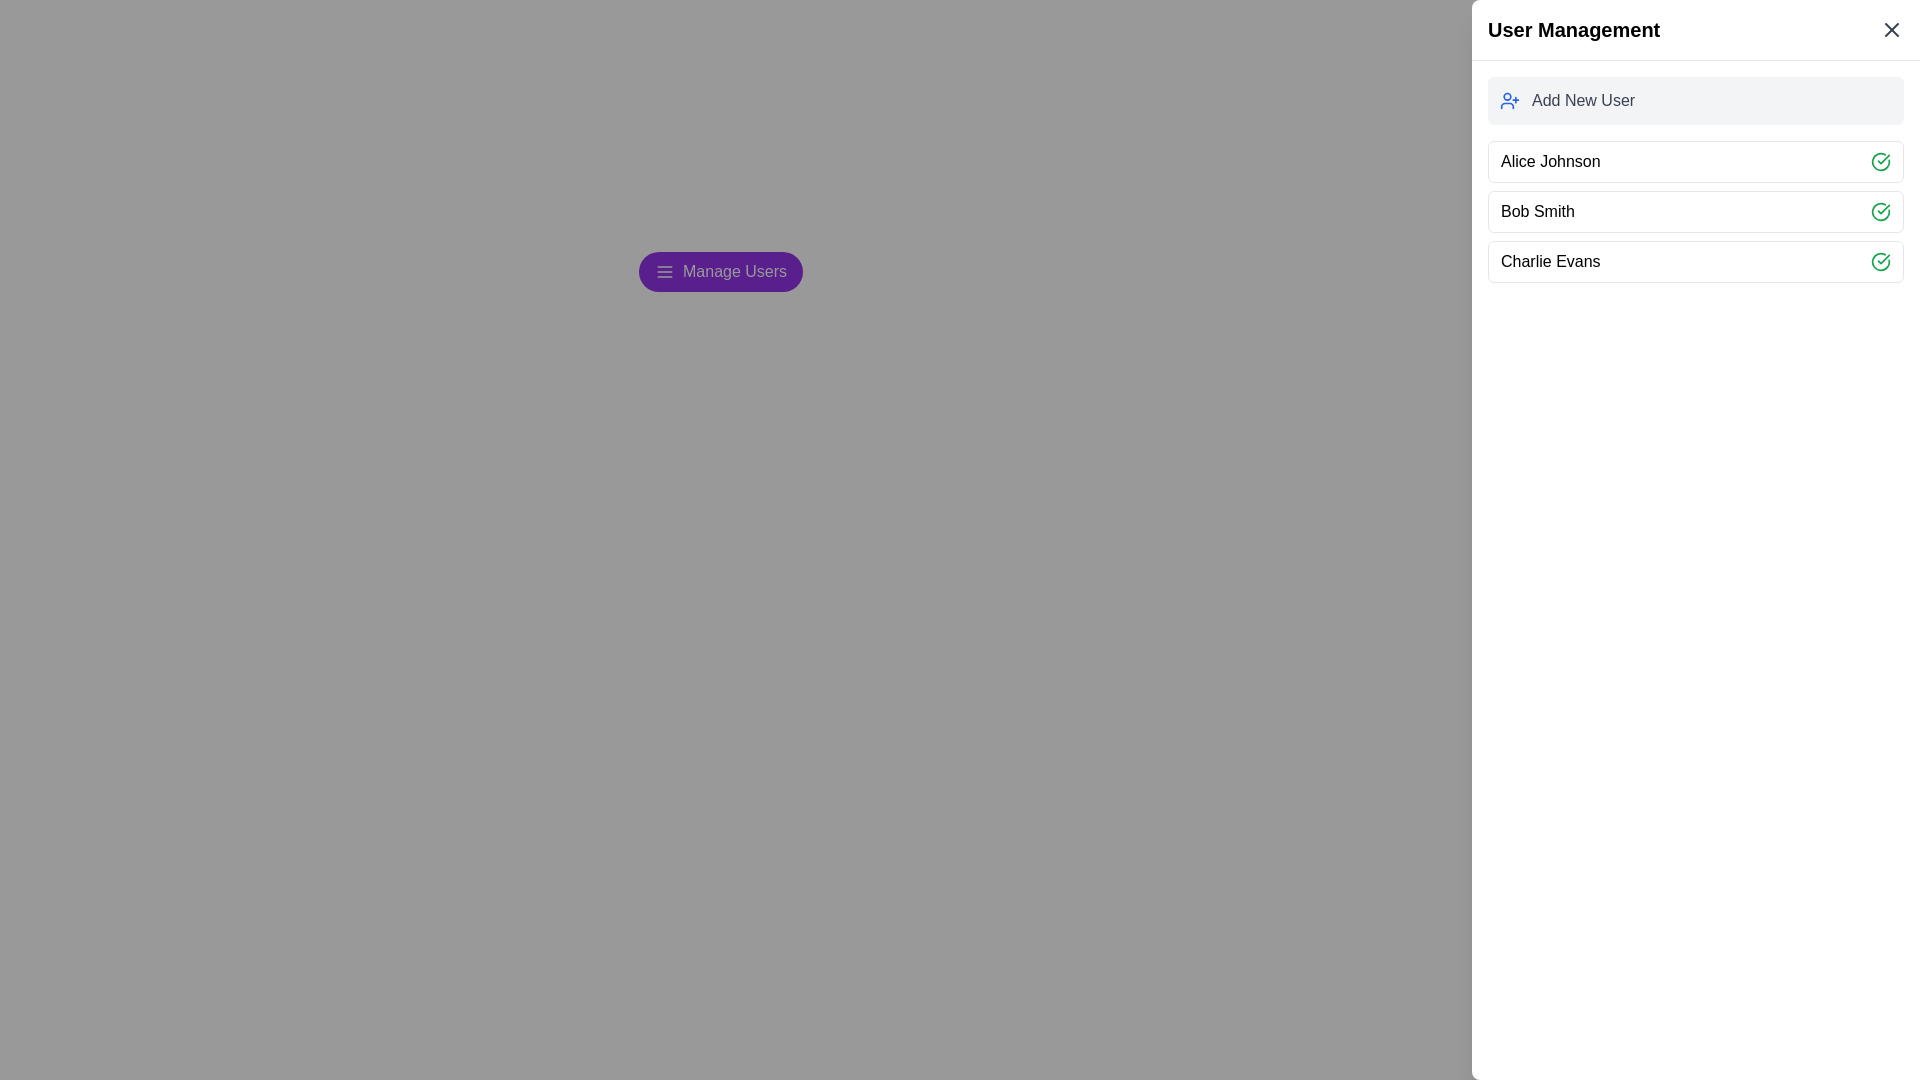  I want to click on the green checkmark icon located at the rightmost position of the row containing the text 'Charlie Evans', so click(1880, 261).